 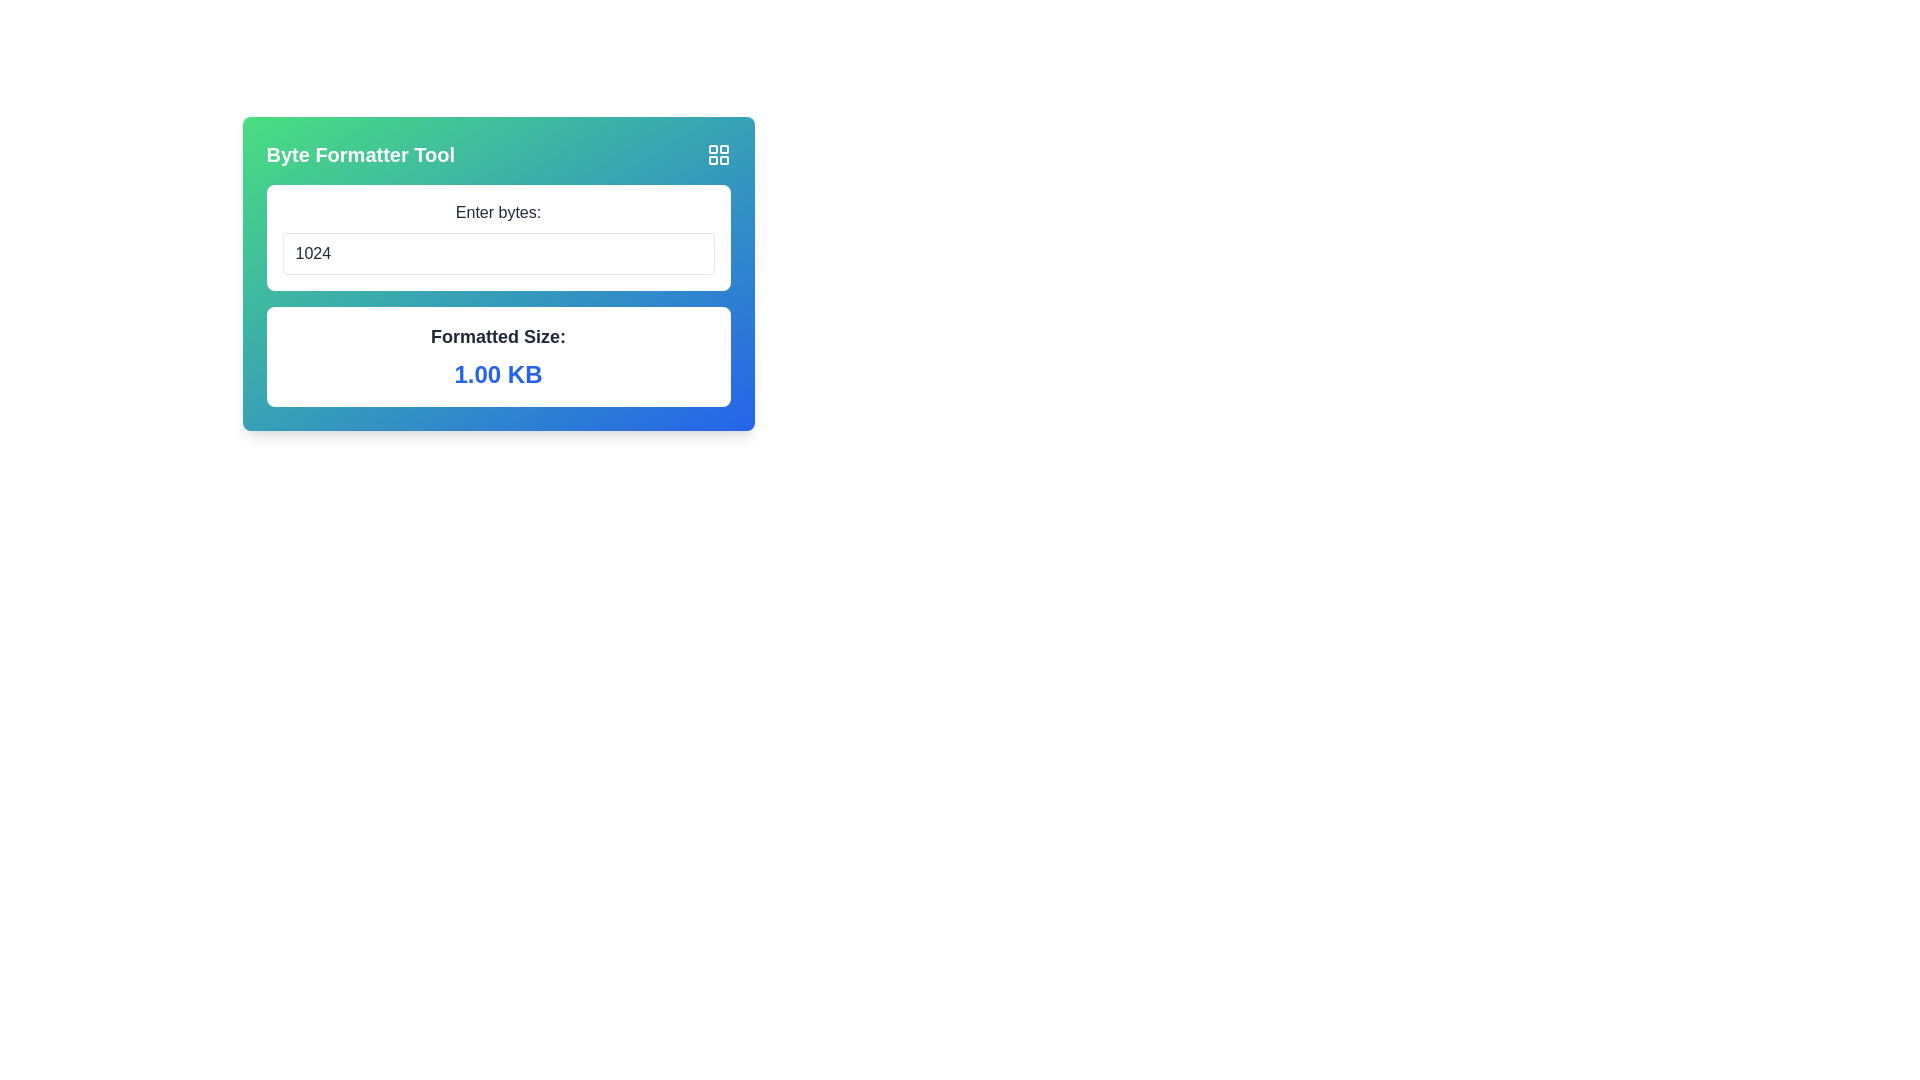 What do you see at coordinates (718, 153) in the screenshot?
I see `the layout or grid configuration icon located at the top-right corner of the 'Byte Formatter Tool' interface` at bounding box center [718, 153].